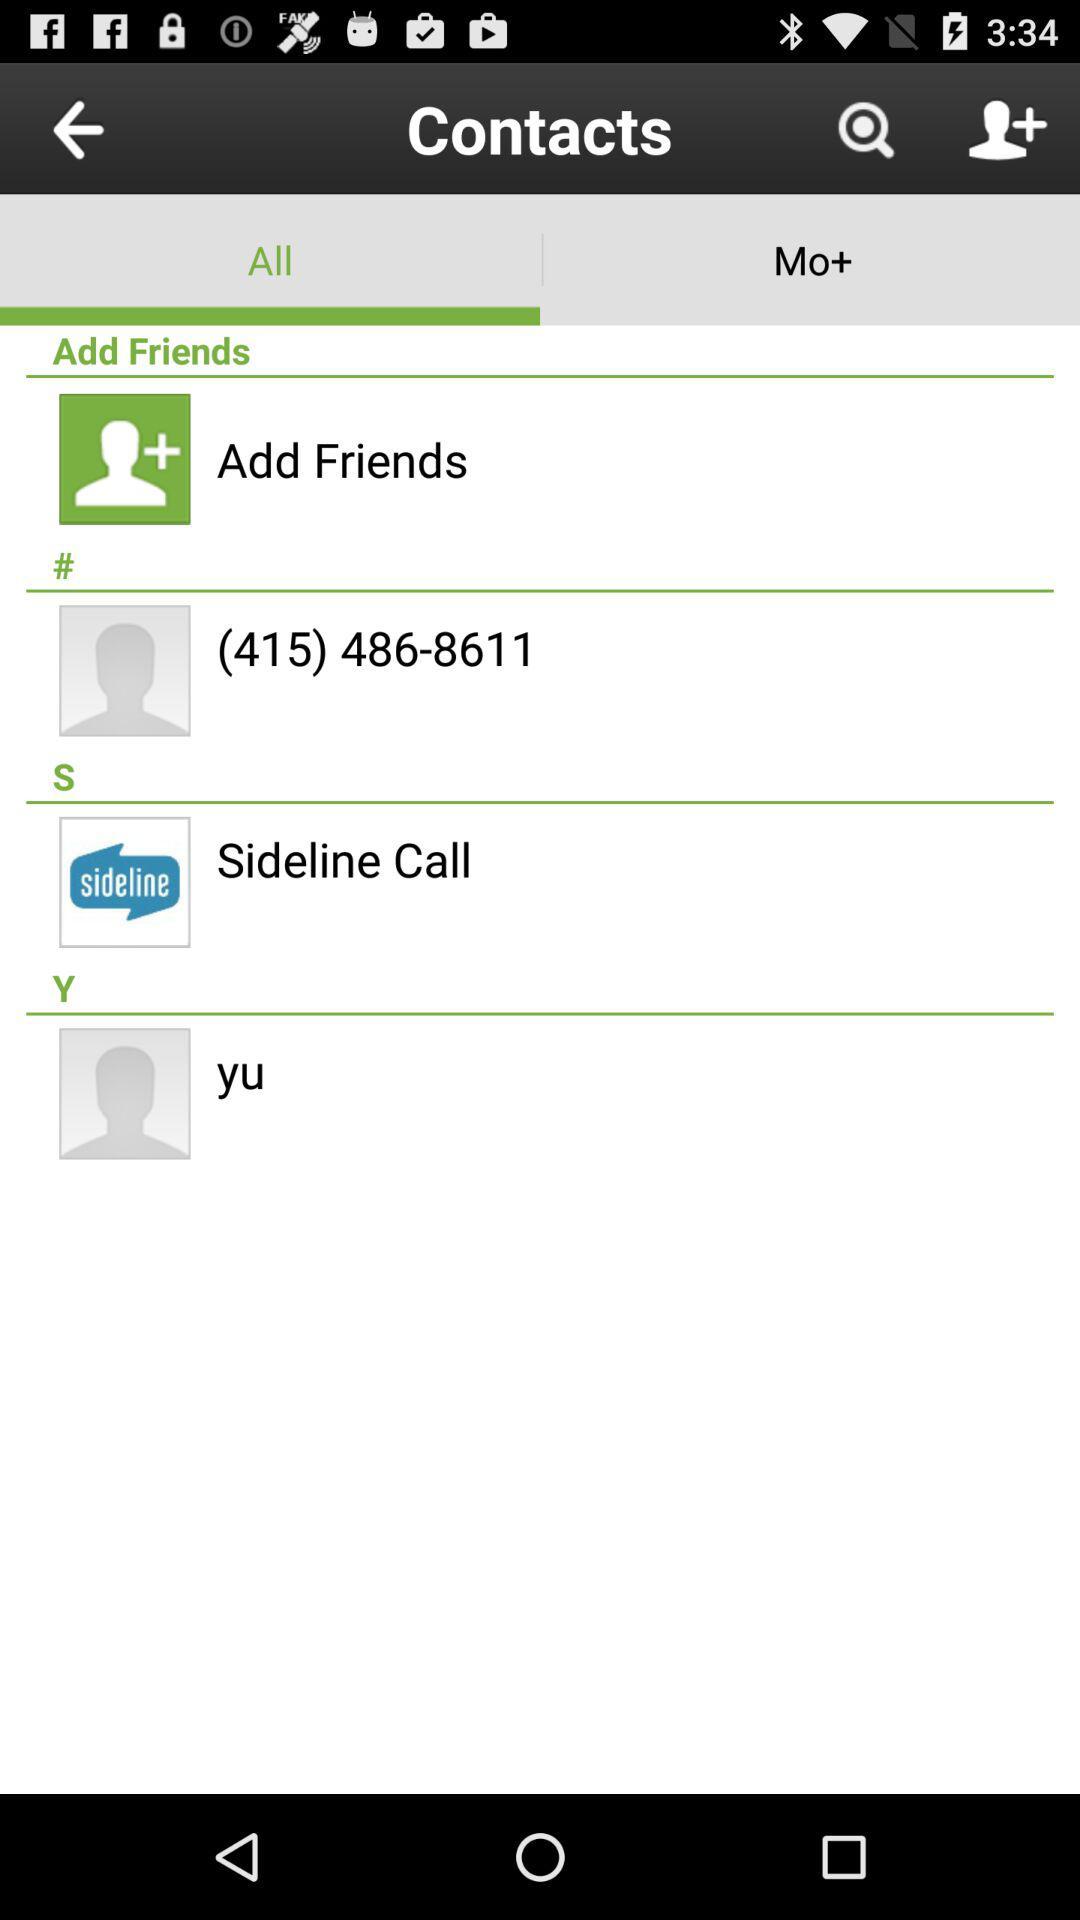  I want to click on new contact, so click(1007, 127).